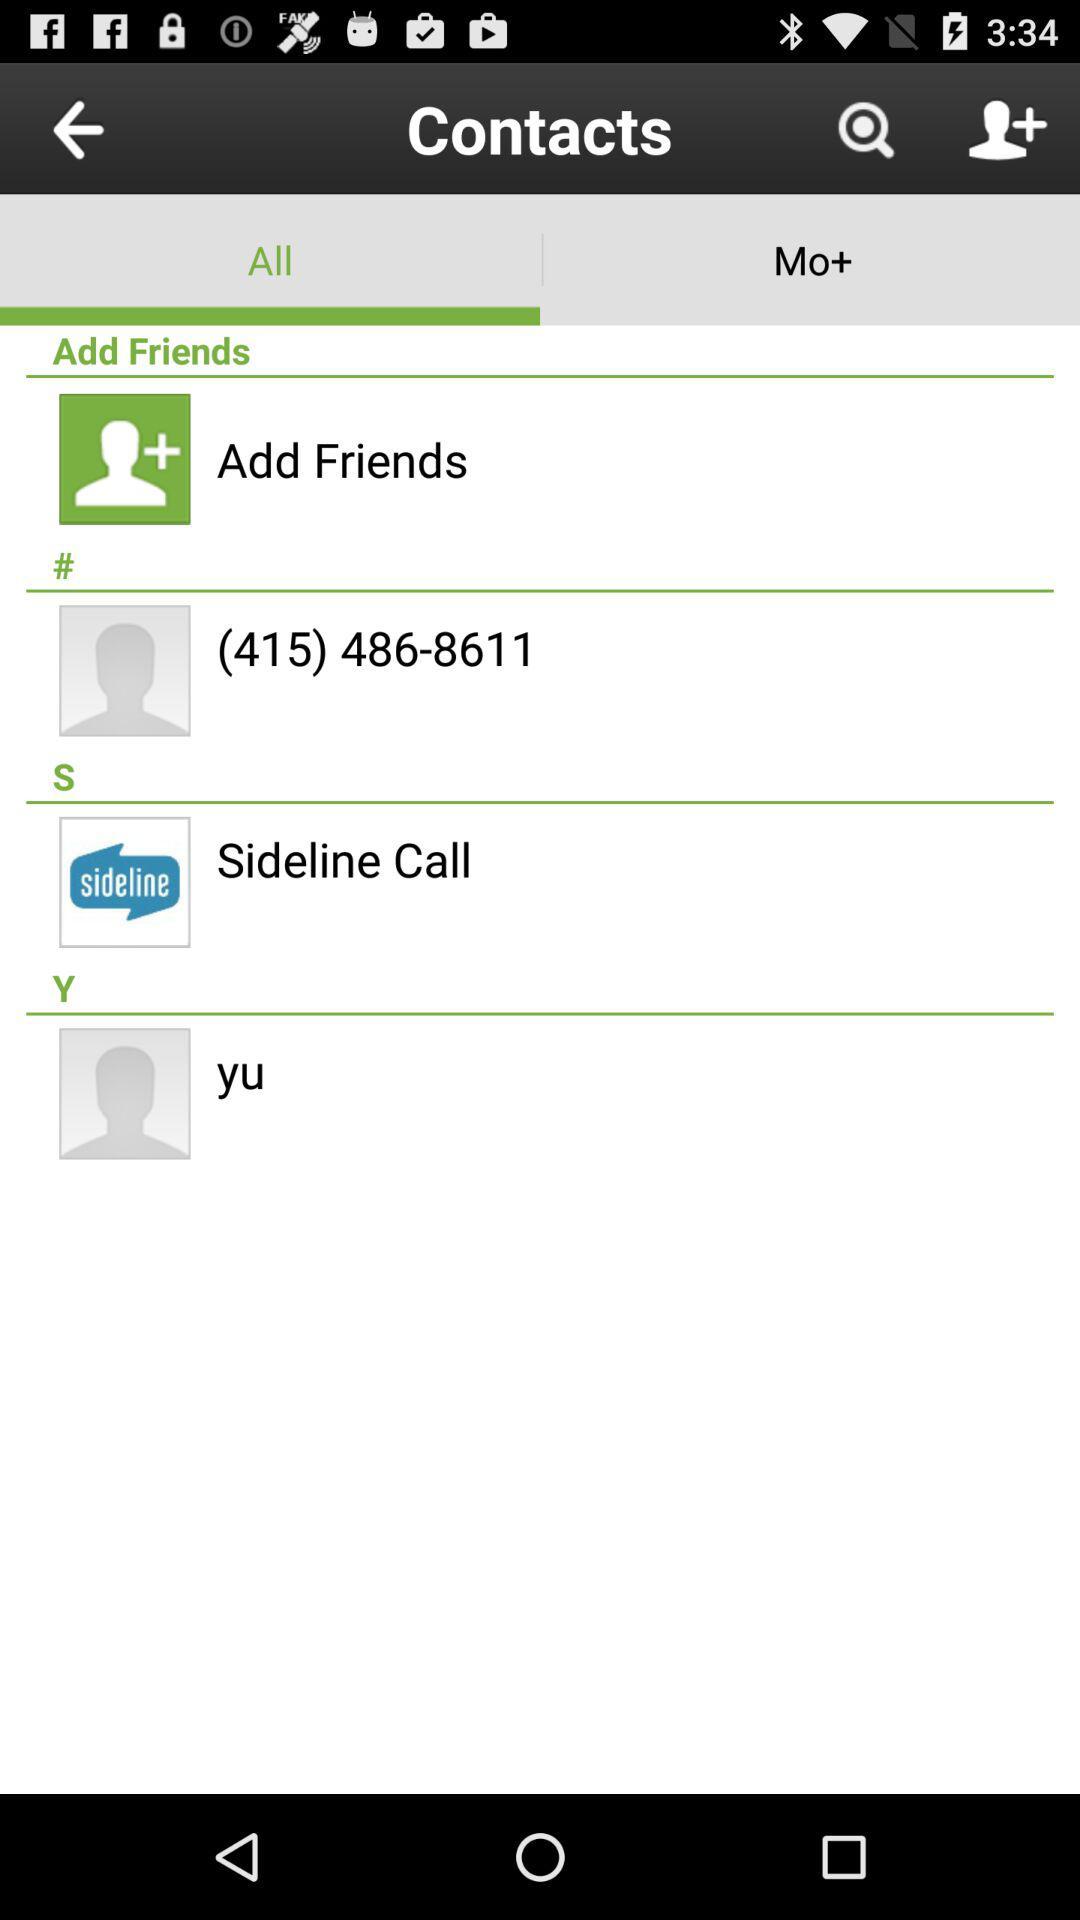  I want to click on new contact, so click(1007, 127).